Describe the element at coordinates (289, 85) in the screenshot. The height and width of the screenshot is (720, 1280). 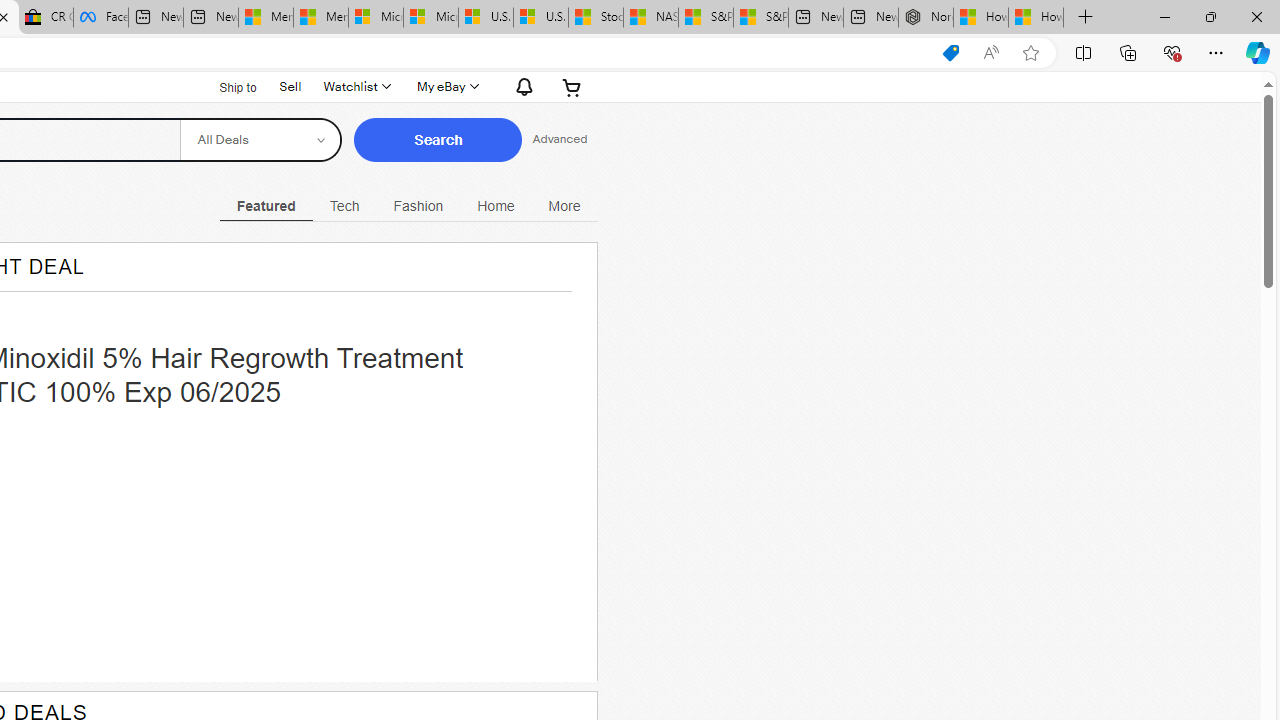
I see `'Sell'` at that location.